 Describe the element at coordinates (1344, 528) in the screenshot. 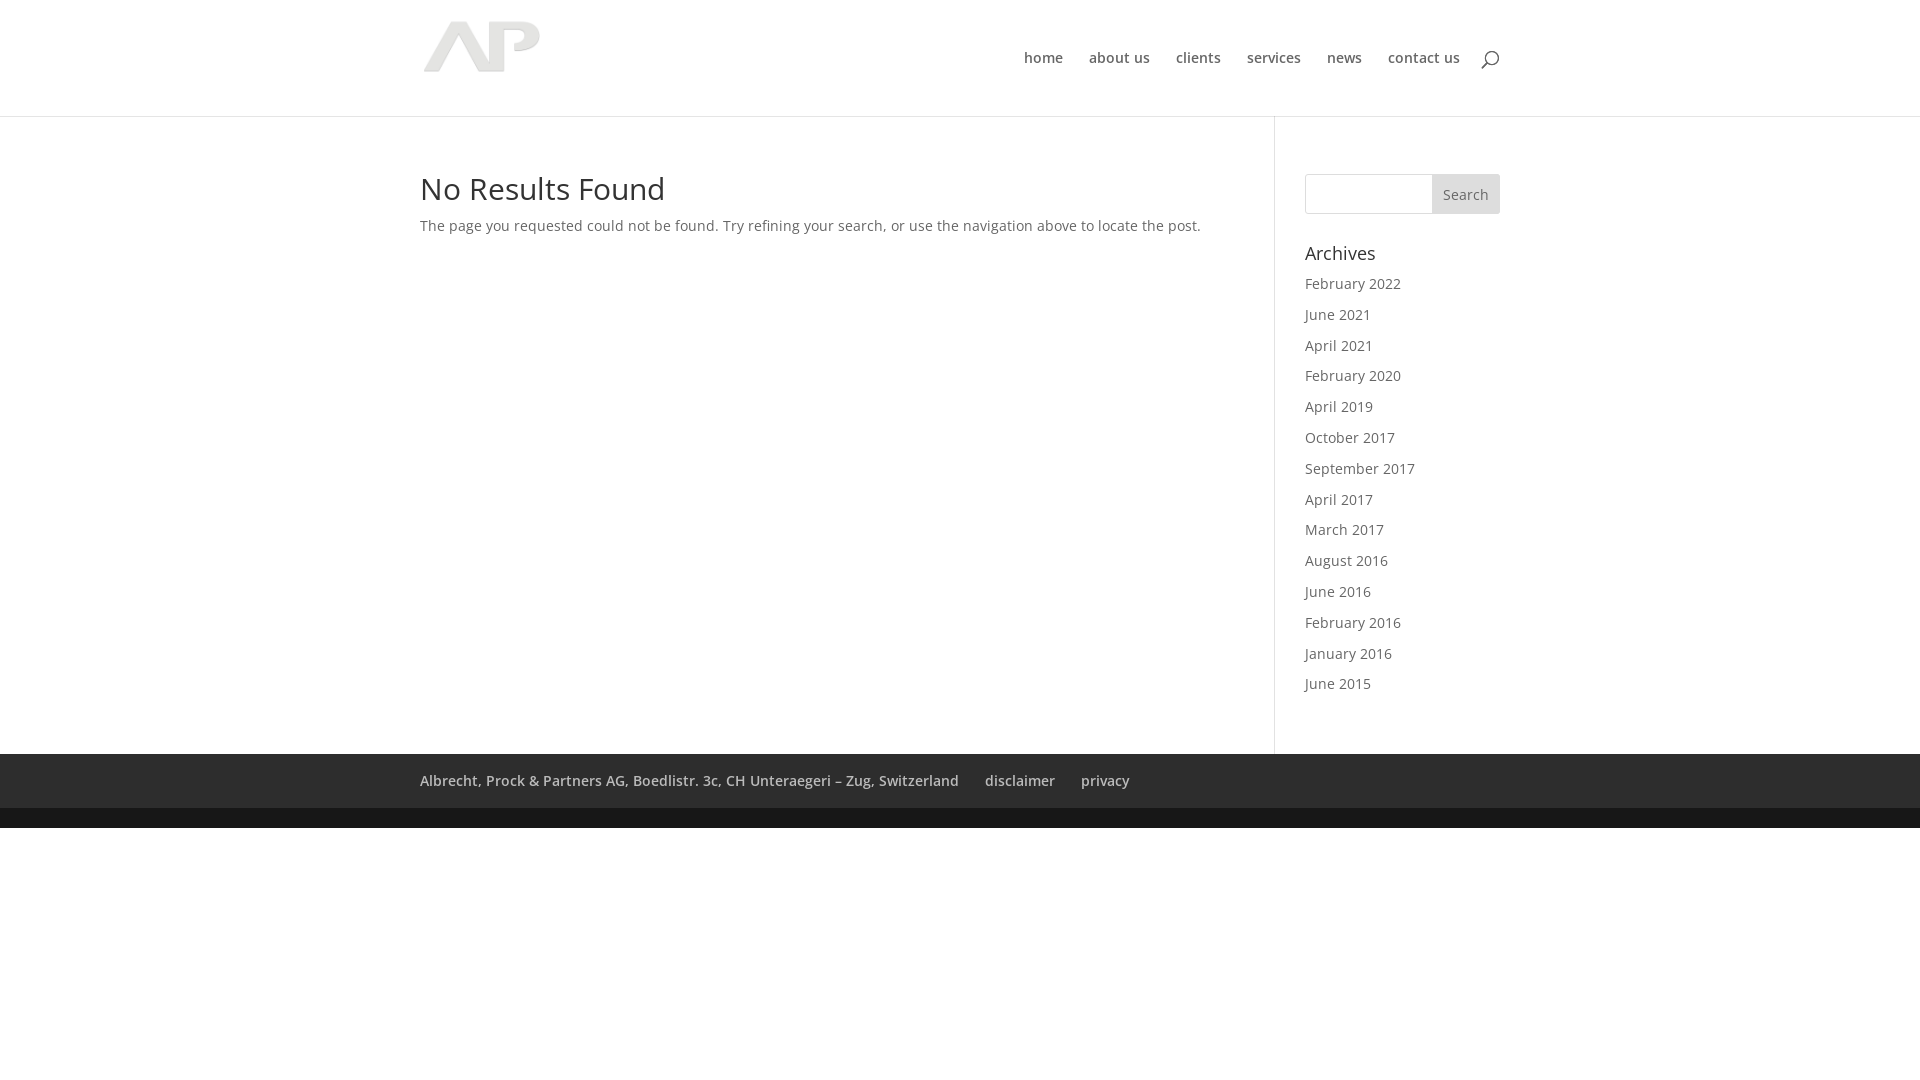

I see `'March 2017'` at that location.